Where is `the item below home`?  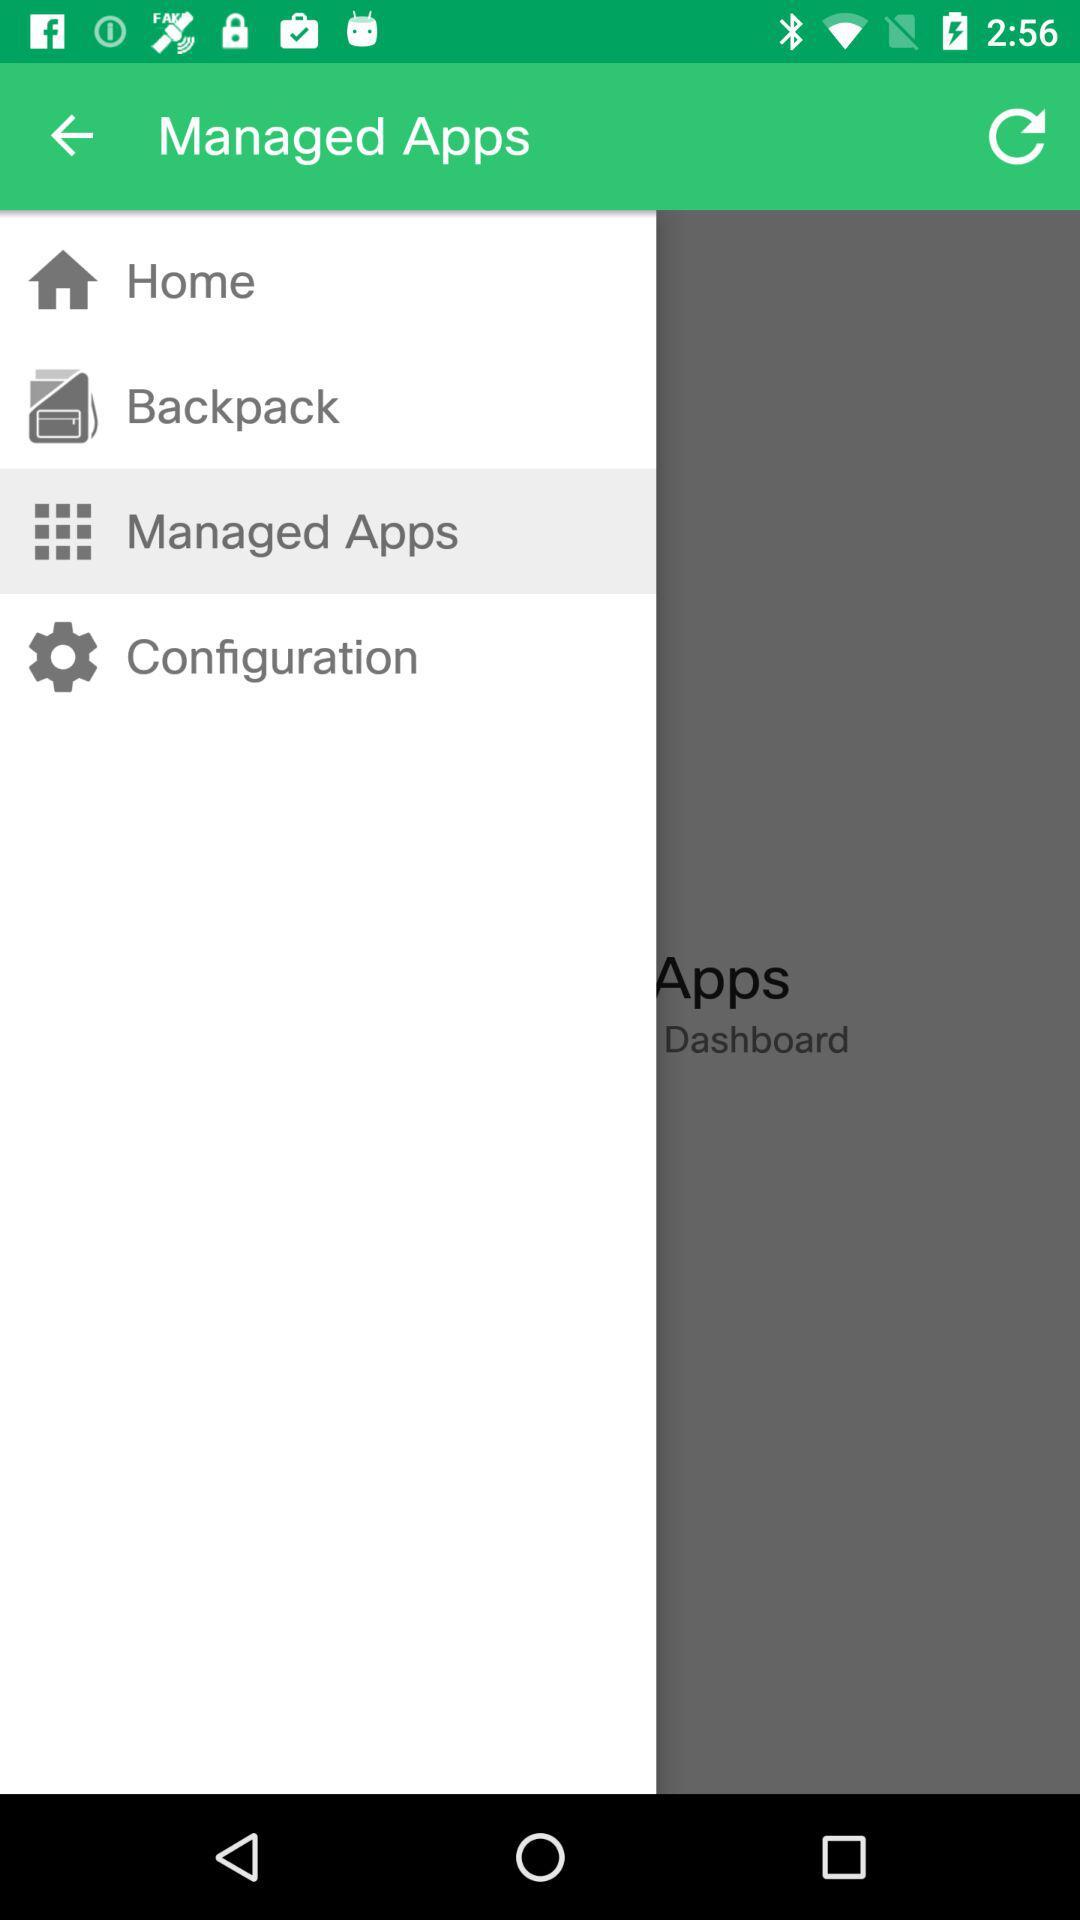 the item below home is located at coordinates (231, 405).